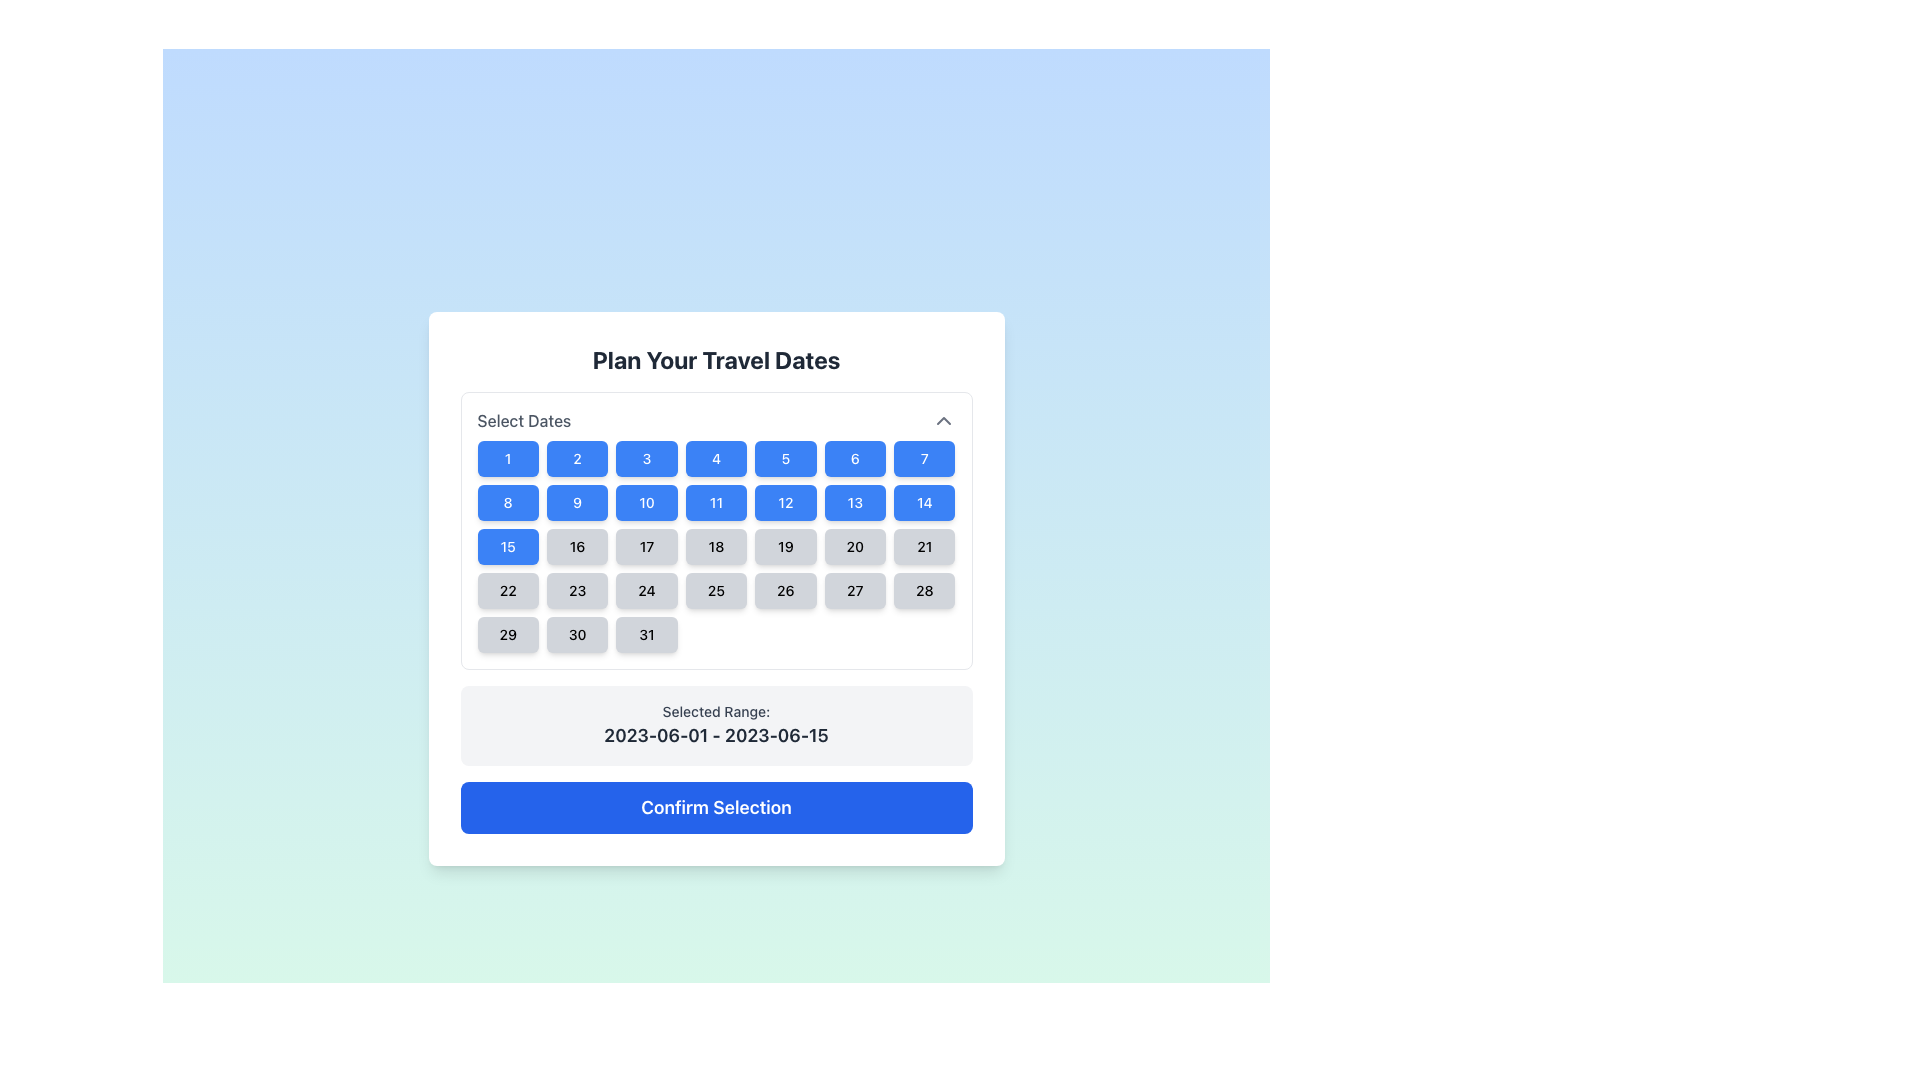  What do you see at coordinates (716, 806) in the screenshot?
I see `the confirmation button located at the bottom of the modal` at bounding box center [716, 806].